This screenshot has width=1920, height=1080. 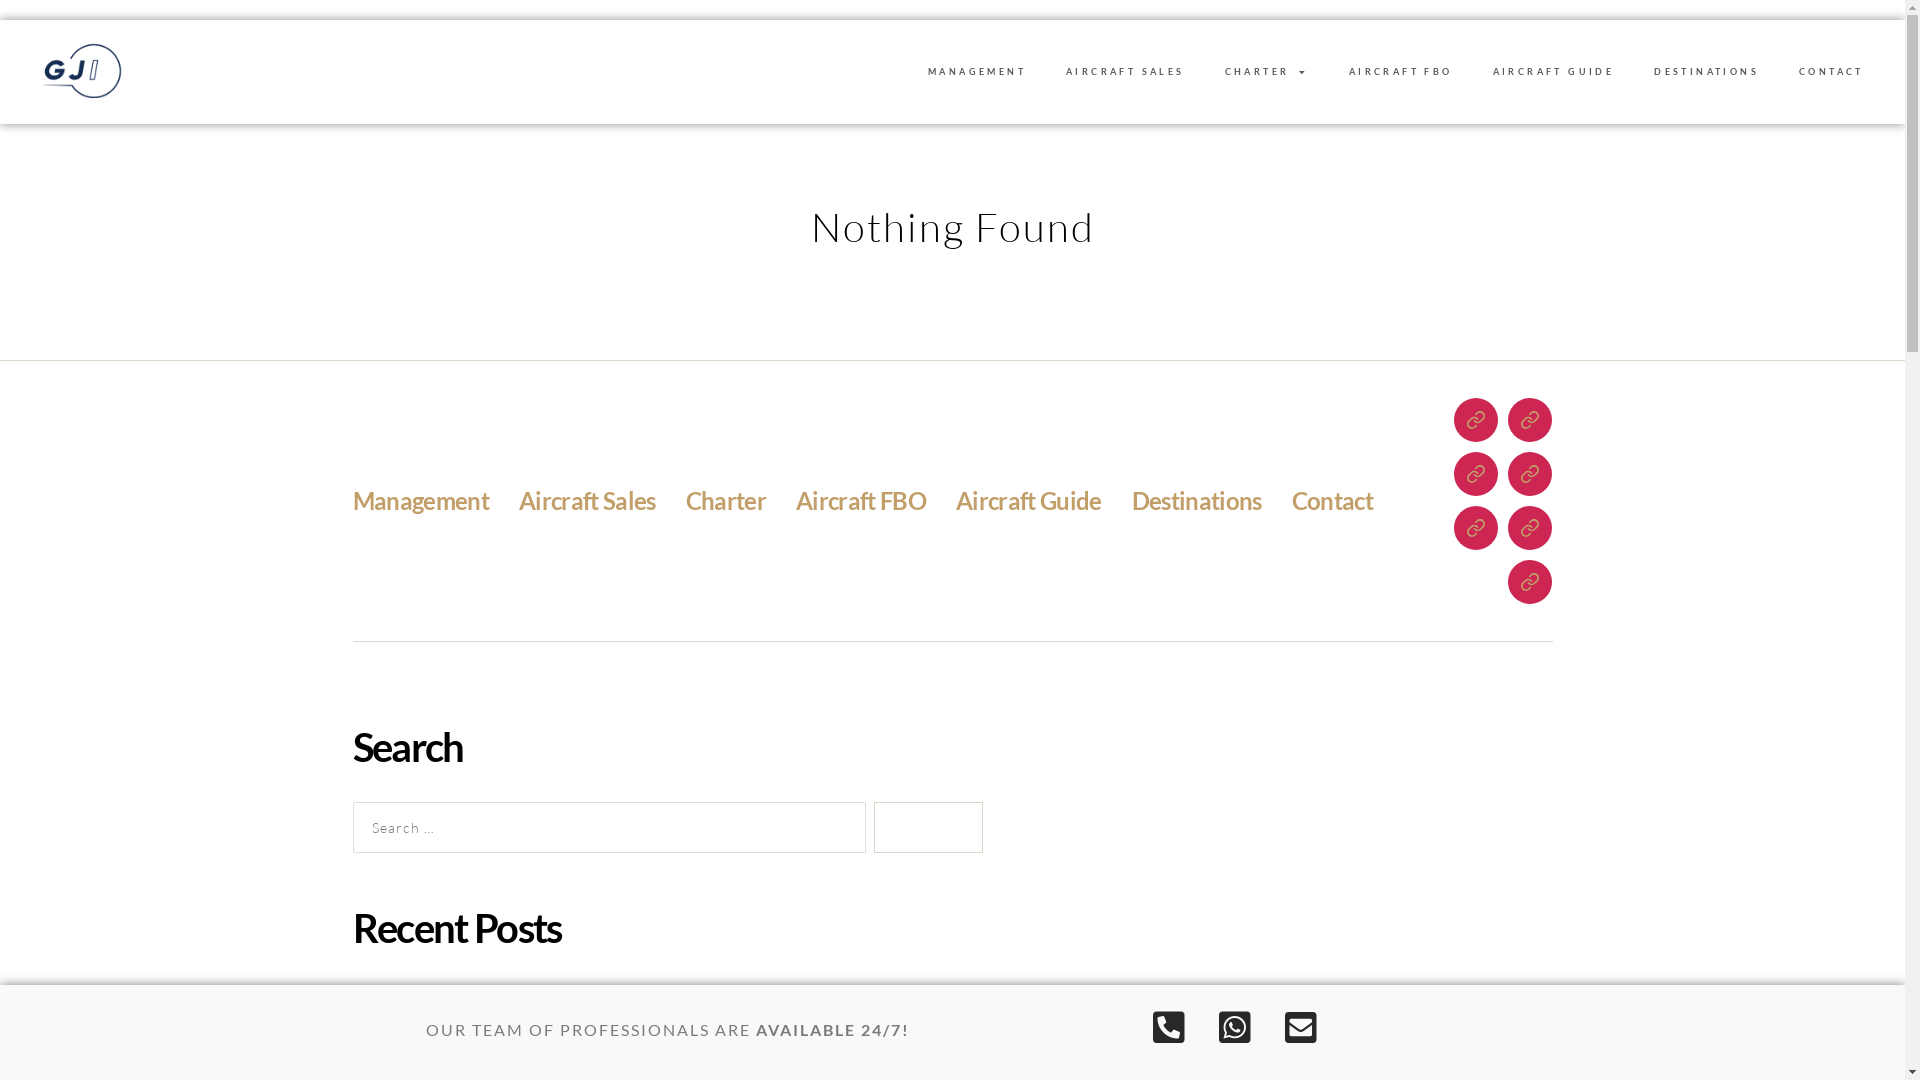 What do you see at coordinates (1332, 499) in the screenshot?
I see `'Contact'` at bounding box center [1332, 499].